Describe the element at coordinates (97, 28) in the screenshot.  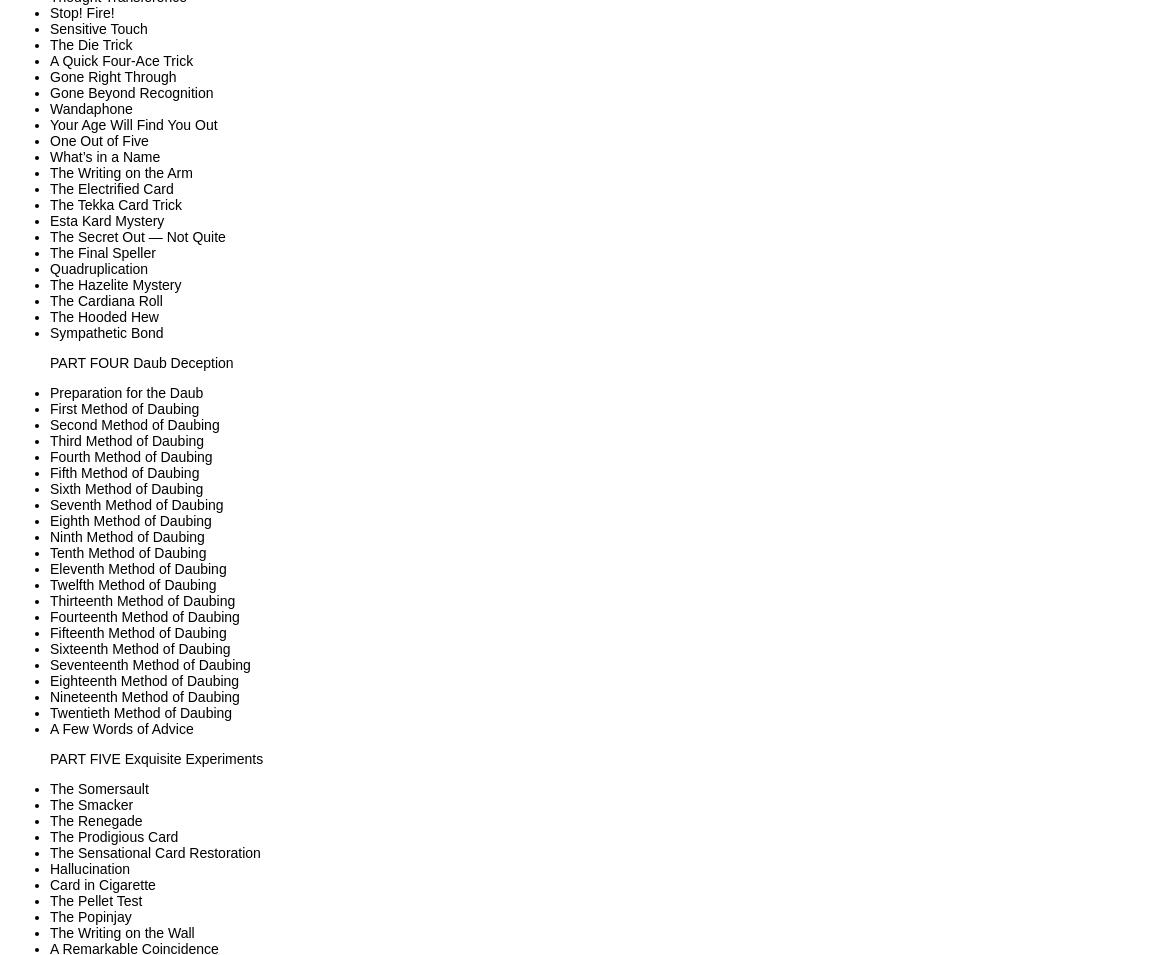
I see `'Sensitive Touch'` at that location.